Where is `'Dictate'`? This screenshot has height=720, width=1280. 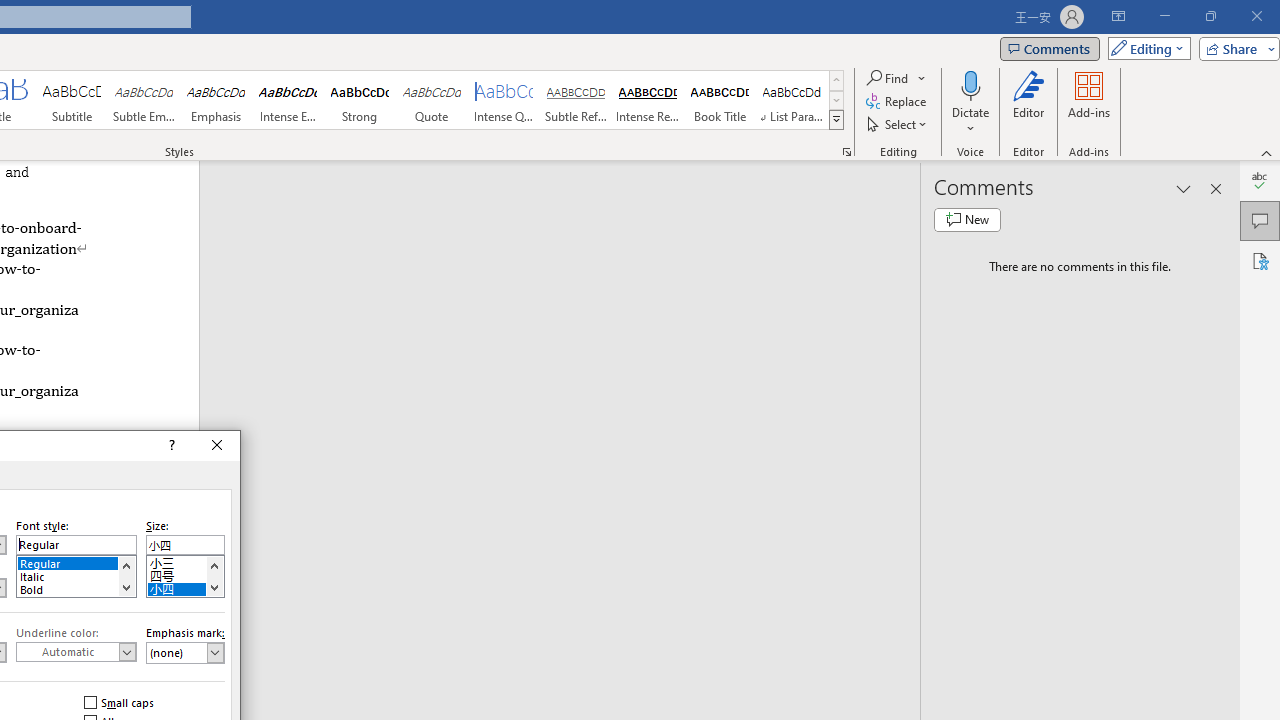
'Dictate' is located at coordinates (970, 103).